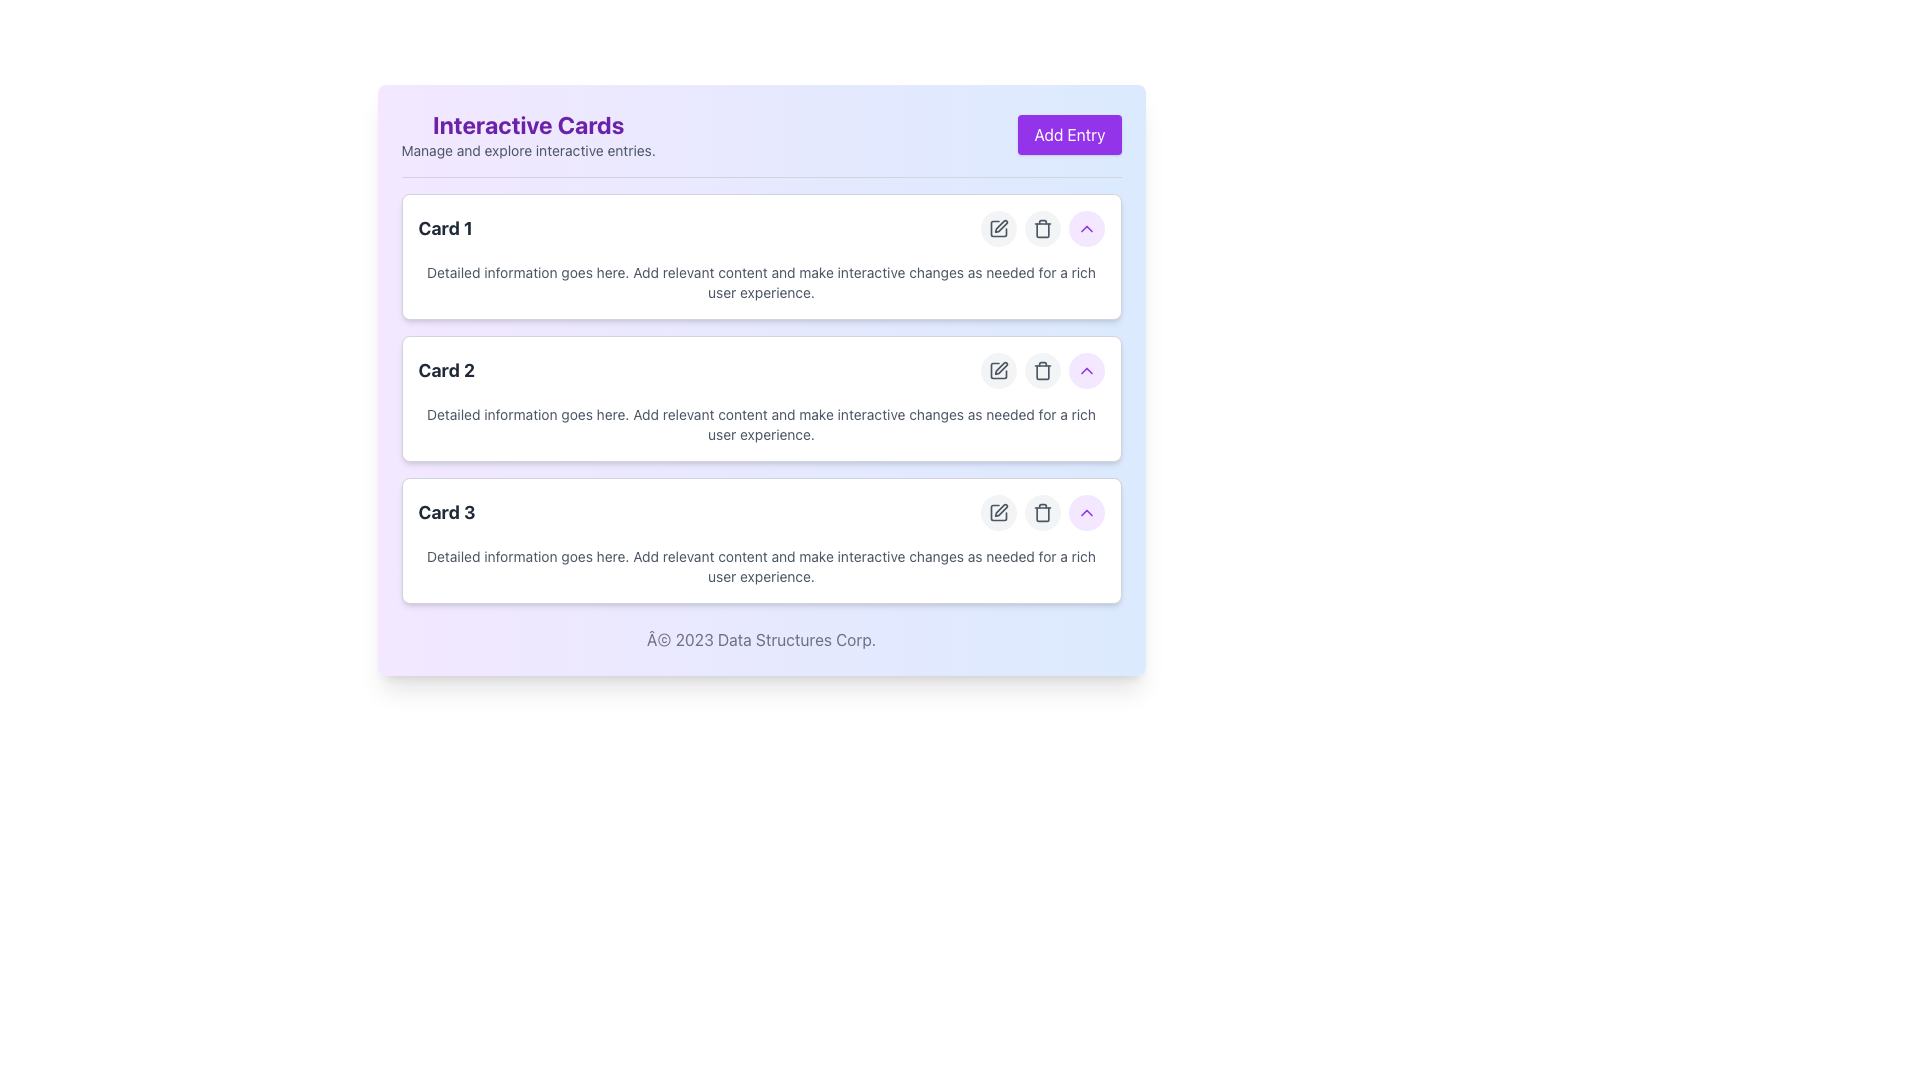  Describe the element at coordinates (445, 512) in the screenshot. I see `text content of the 'Card 3' label, which is a bold dark gray text located at the top-left section of the third card in a vertical list` at that location.